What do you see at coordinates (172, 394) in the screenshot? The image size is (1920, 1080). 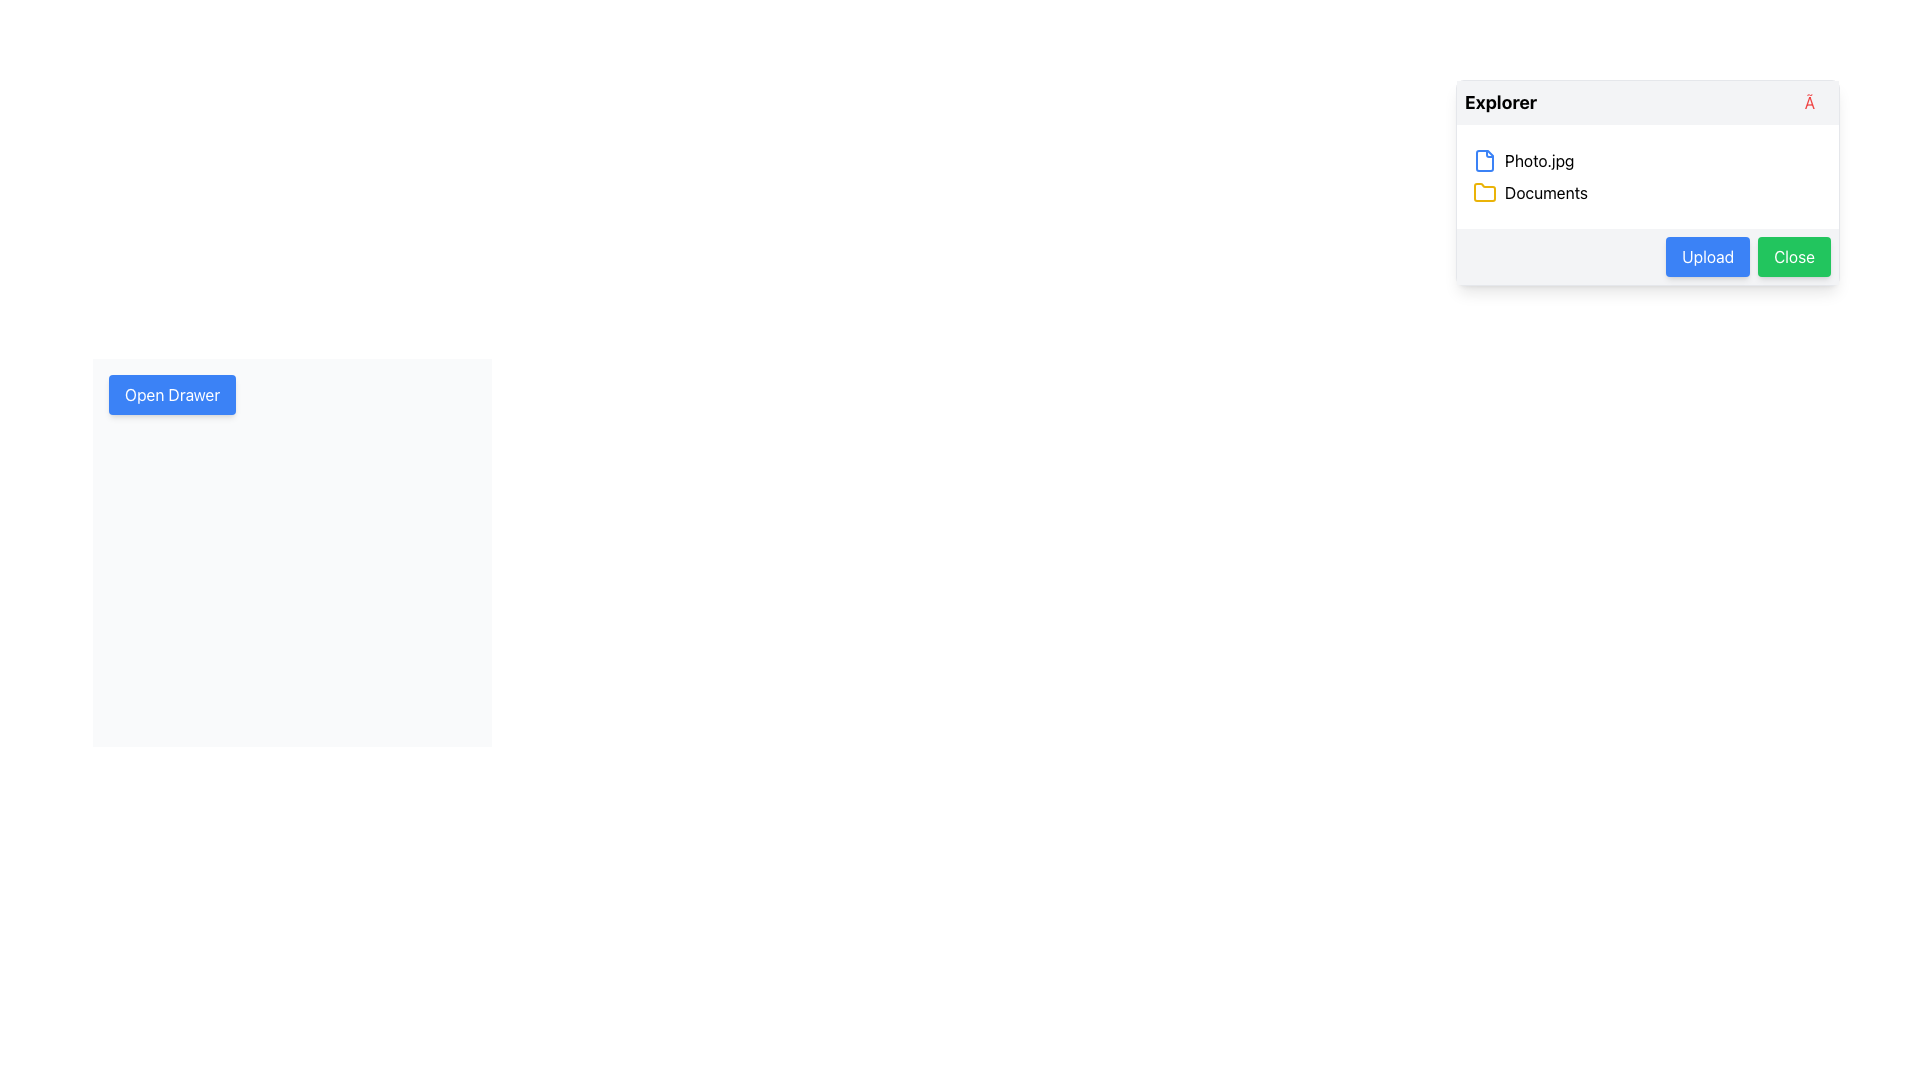 I see `the rectangular button with rounded corners labeled 'Open Drawer' that has a blue background and white text to initiate the drawer opening action` at bounding box center [172, 394].